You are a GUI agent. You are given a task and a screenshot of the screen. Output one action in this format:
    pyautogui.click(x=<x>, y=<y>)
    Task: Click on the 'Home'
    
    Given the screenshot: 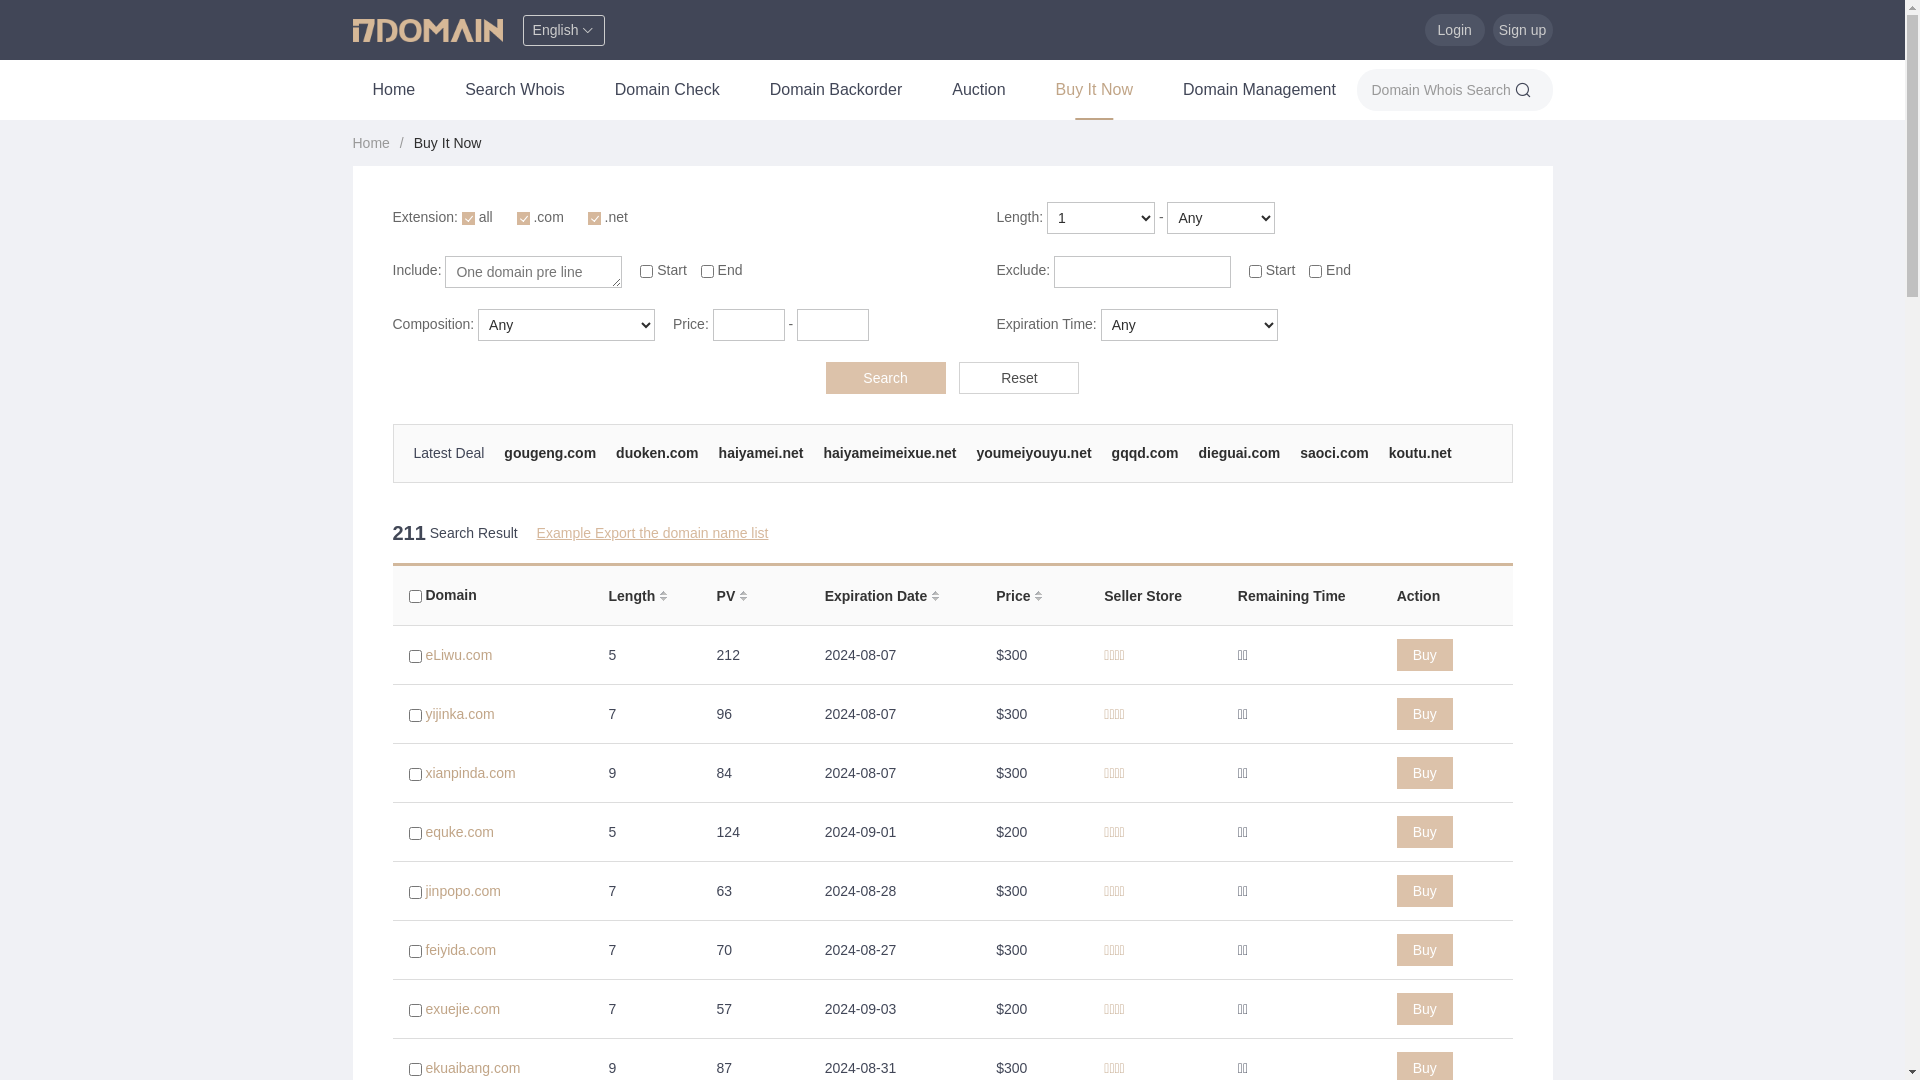 What is the action you would take?
    pyautogui.click(x=393, y=88)
    